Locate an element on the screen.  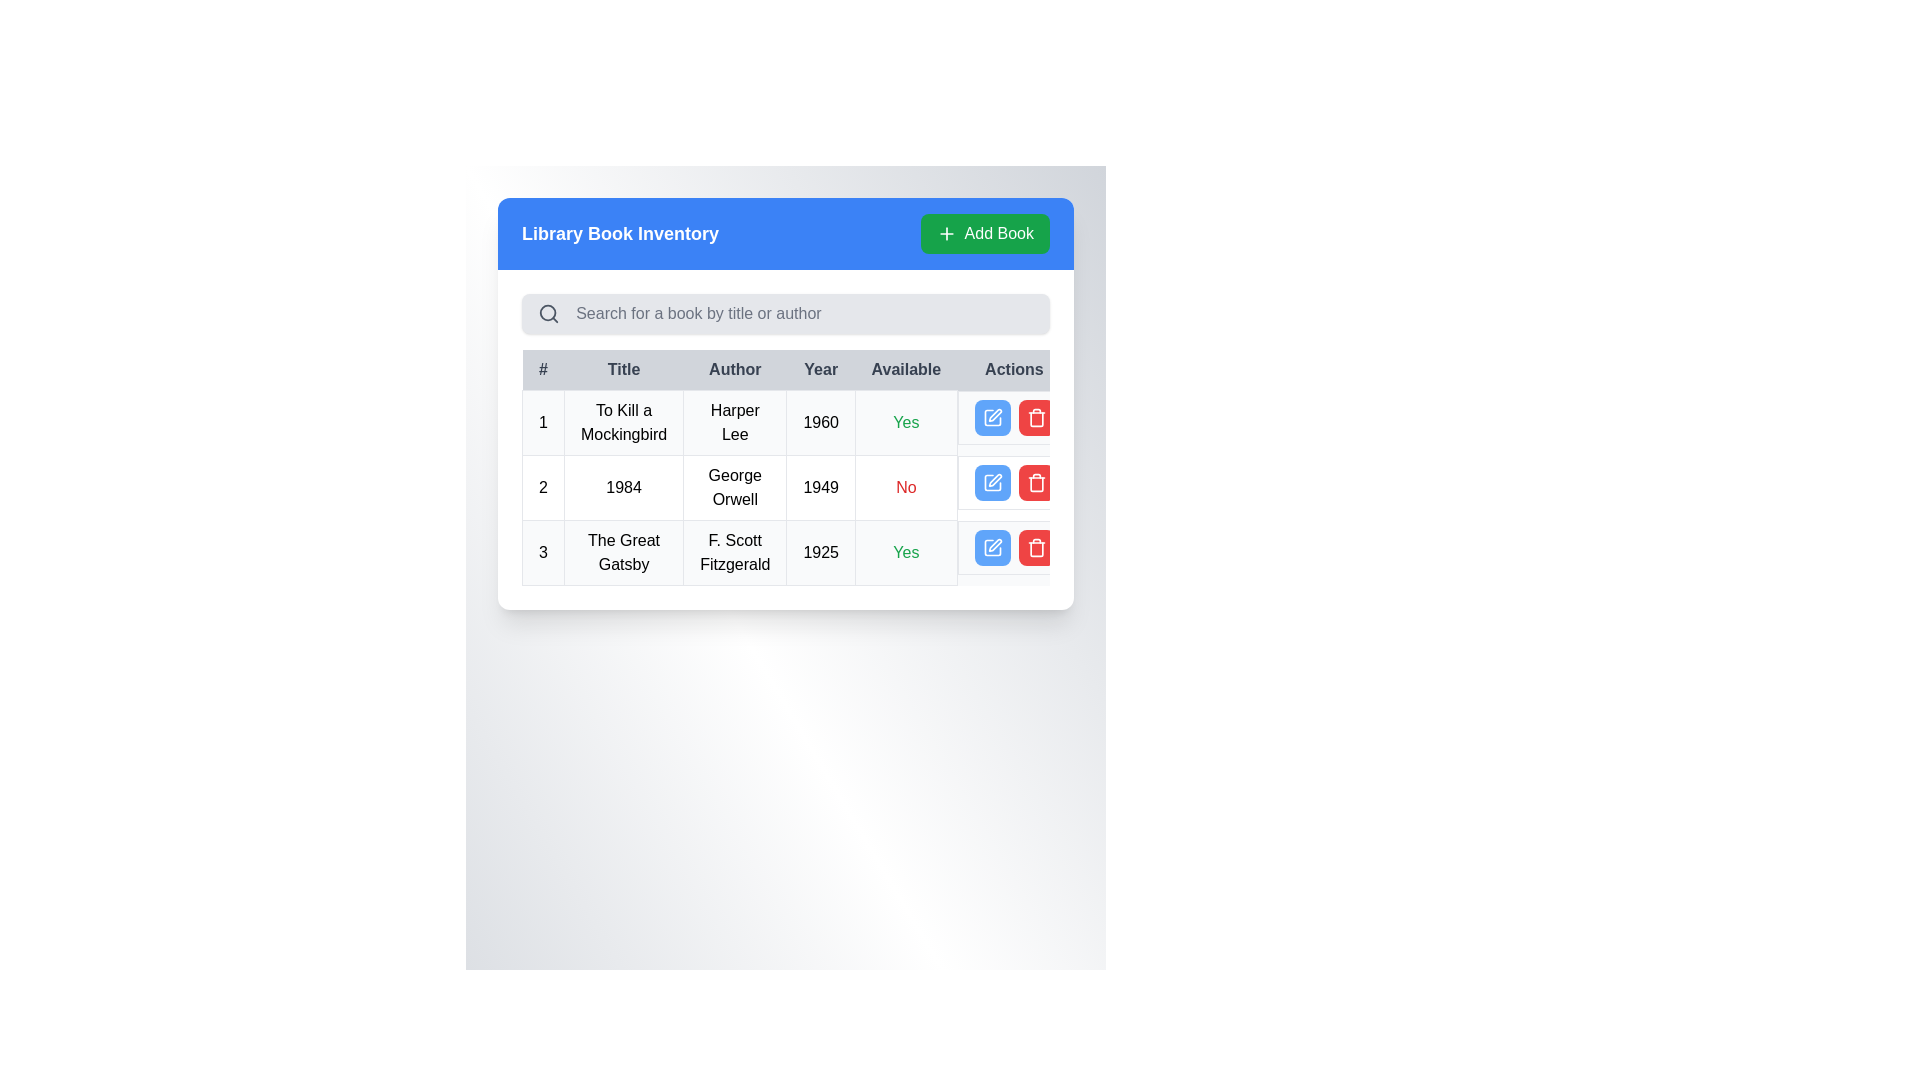
the 'Library Book Inventory' text label, which is a bold white font on a blue background, positioned to the left of the 'Add Book' button is located at coordinates (619, 233).